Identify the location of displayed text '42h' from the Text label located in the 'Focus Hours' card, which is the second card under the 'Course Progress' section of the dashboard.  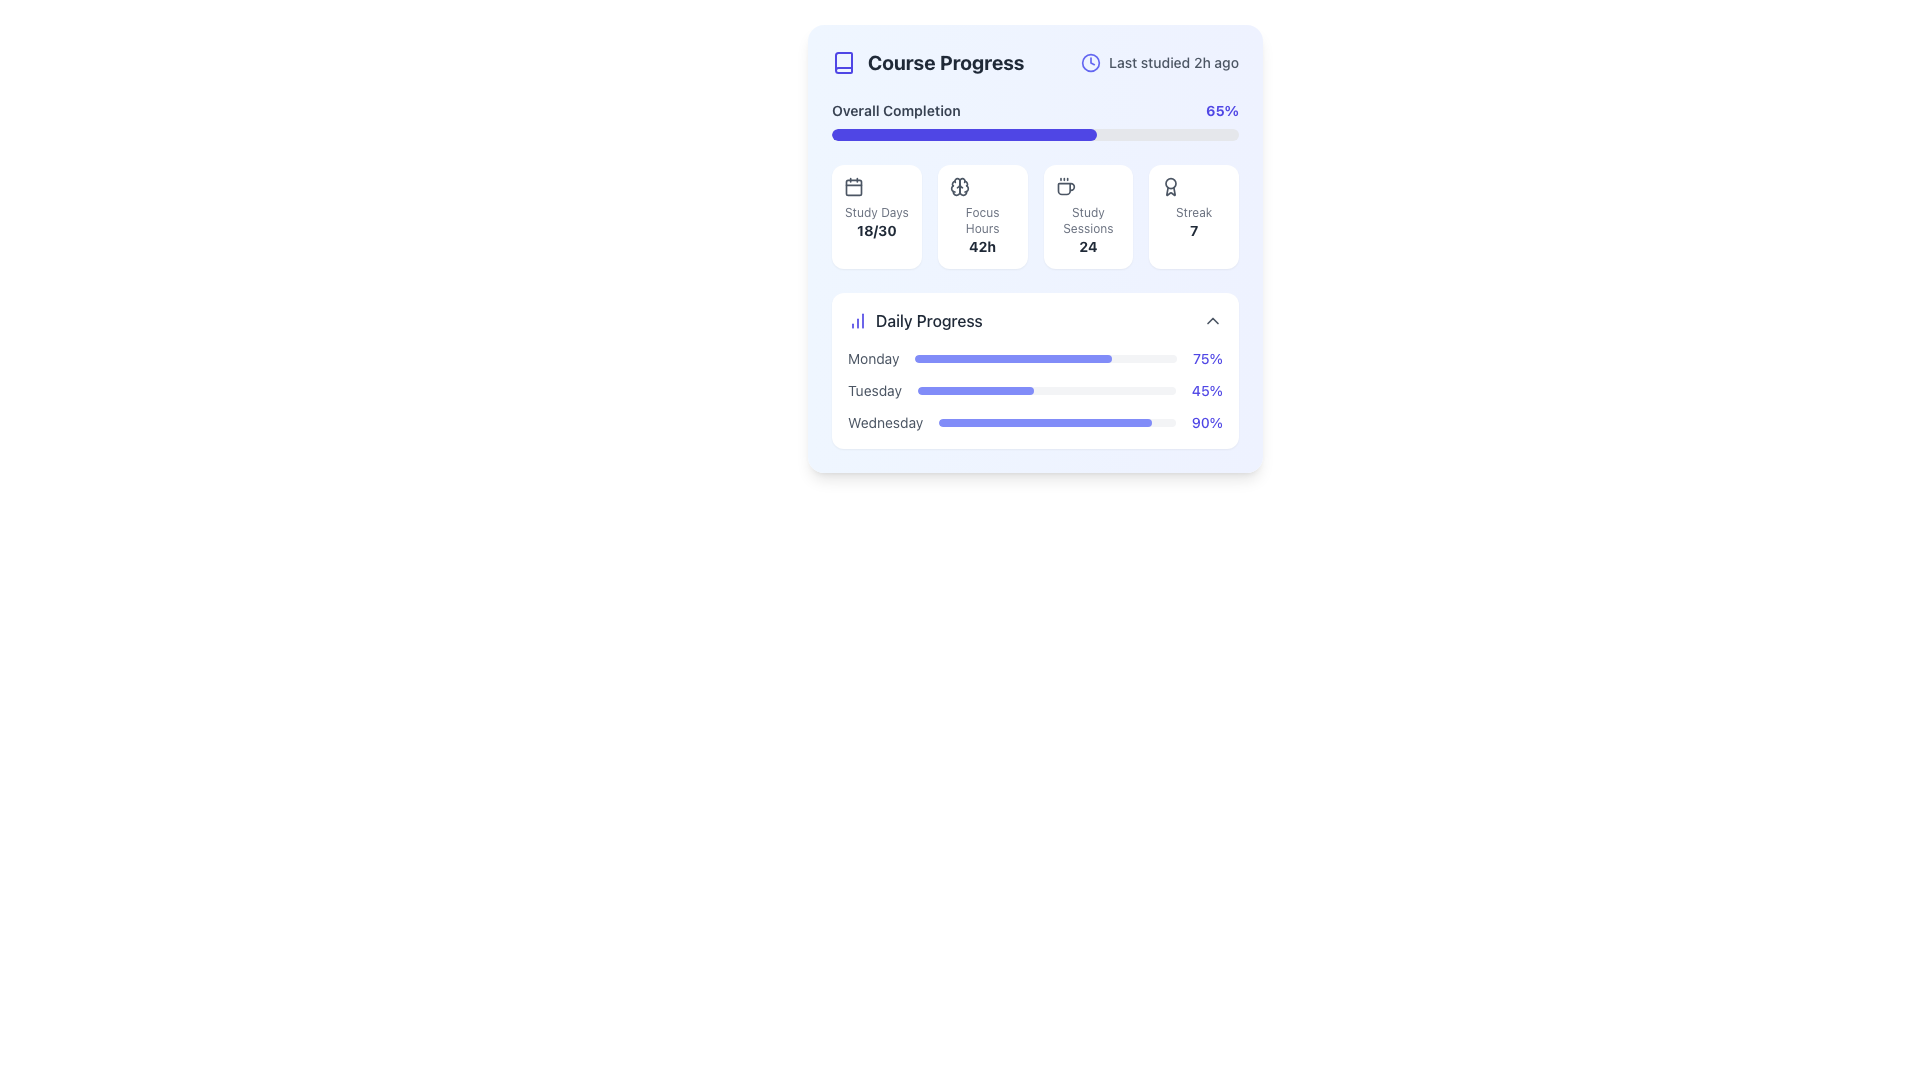
(982, 245).